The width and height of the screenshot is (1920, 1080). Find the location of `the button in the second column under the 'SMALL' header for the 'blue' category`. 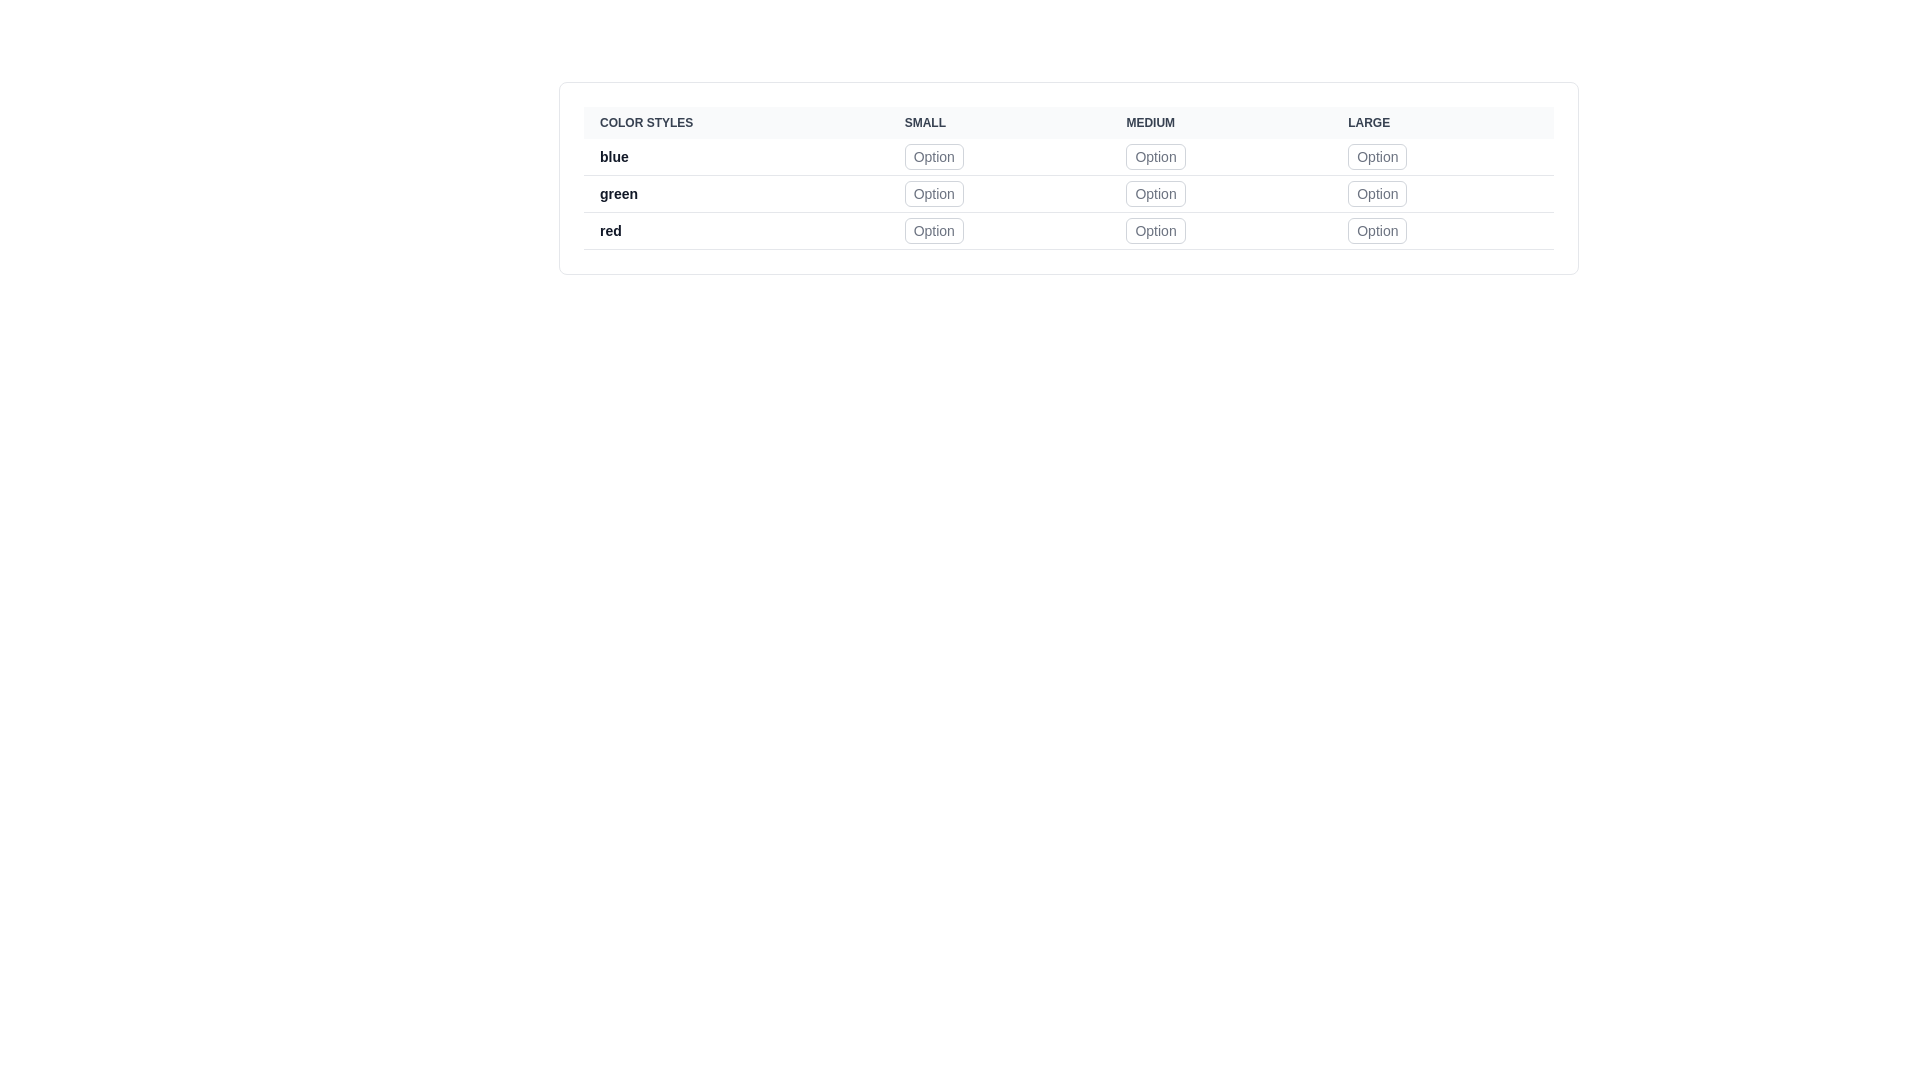

the button in the second column under the 'SMALL' header for the 'blue' category is located at coordinates (933, 156).